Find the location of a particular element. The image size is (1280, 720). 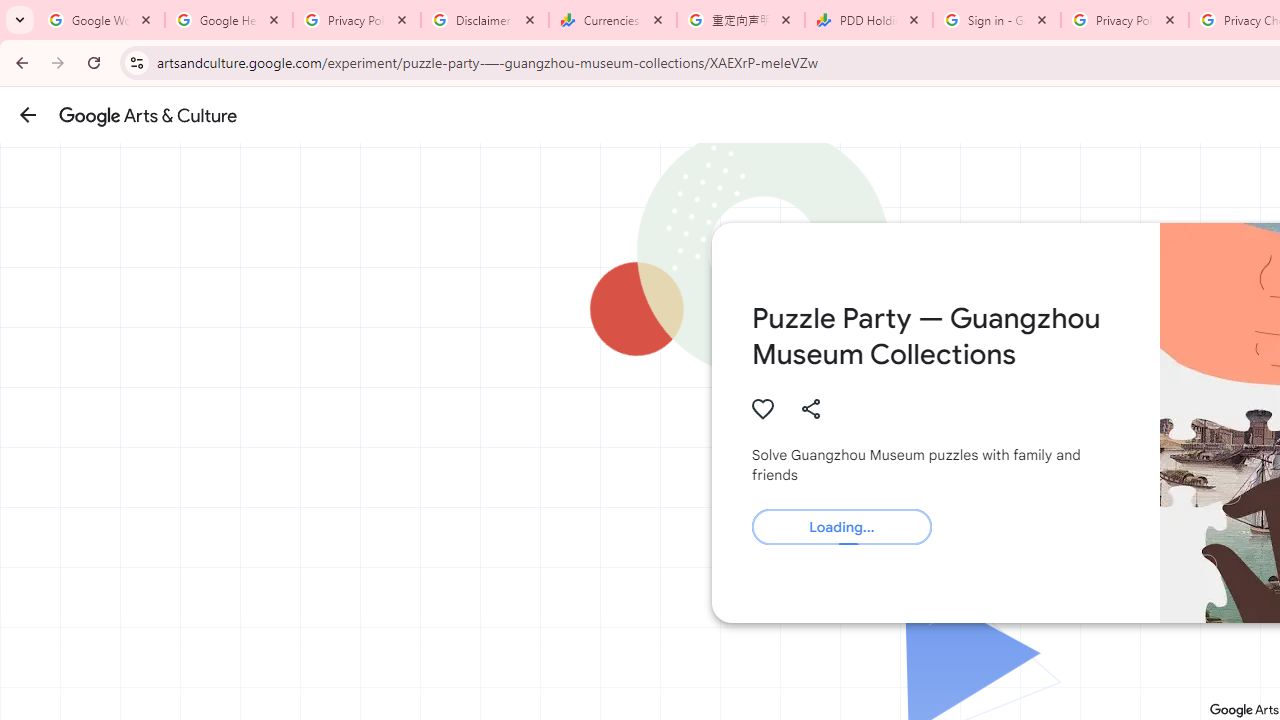

'Currencies - Google Finance' is located at coordinates (612, 20).